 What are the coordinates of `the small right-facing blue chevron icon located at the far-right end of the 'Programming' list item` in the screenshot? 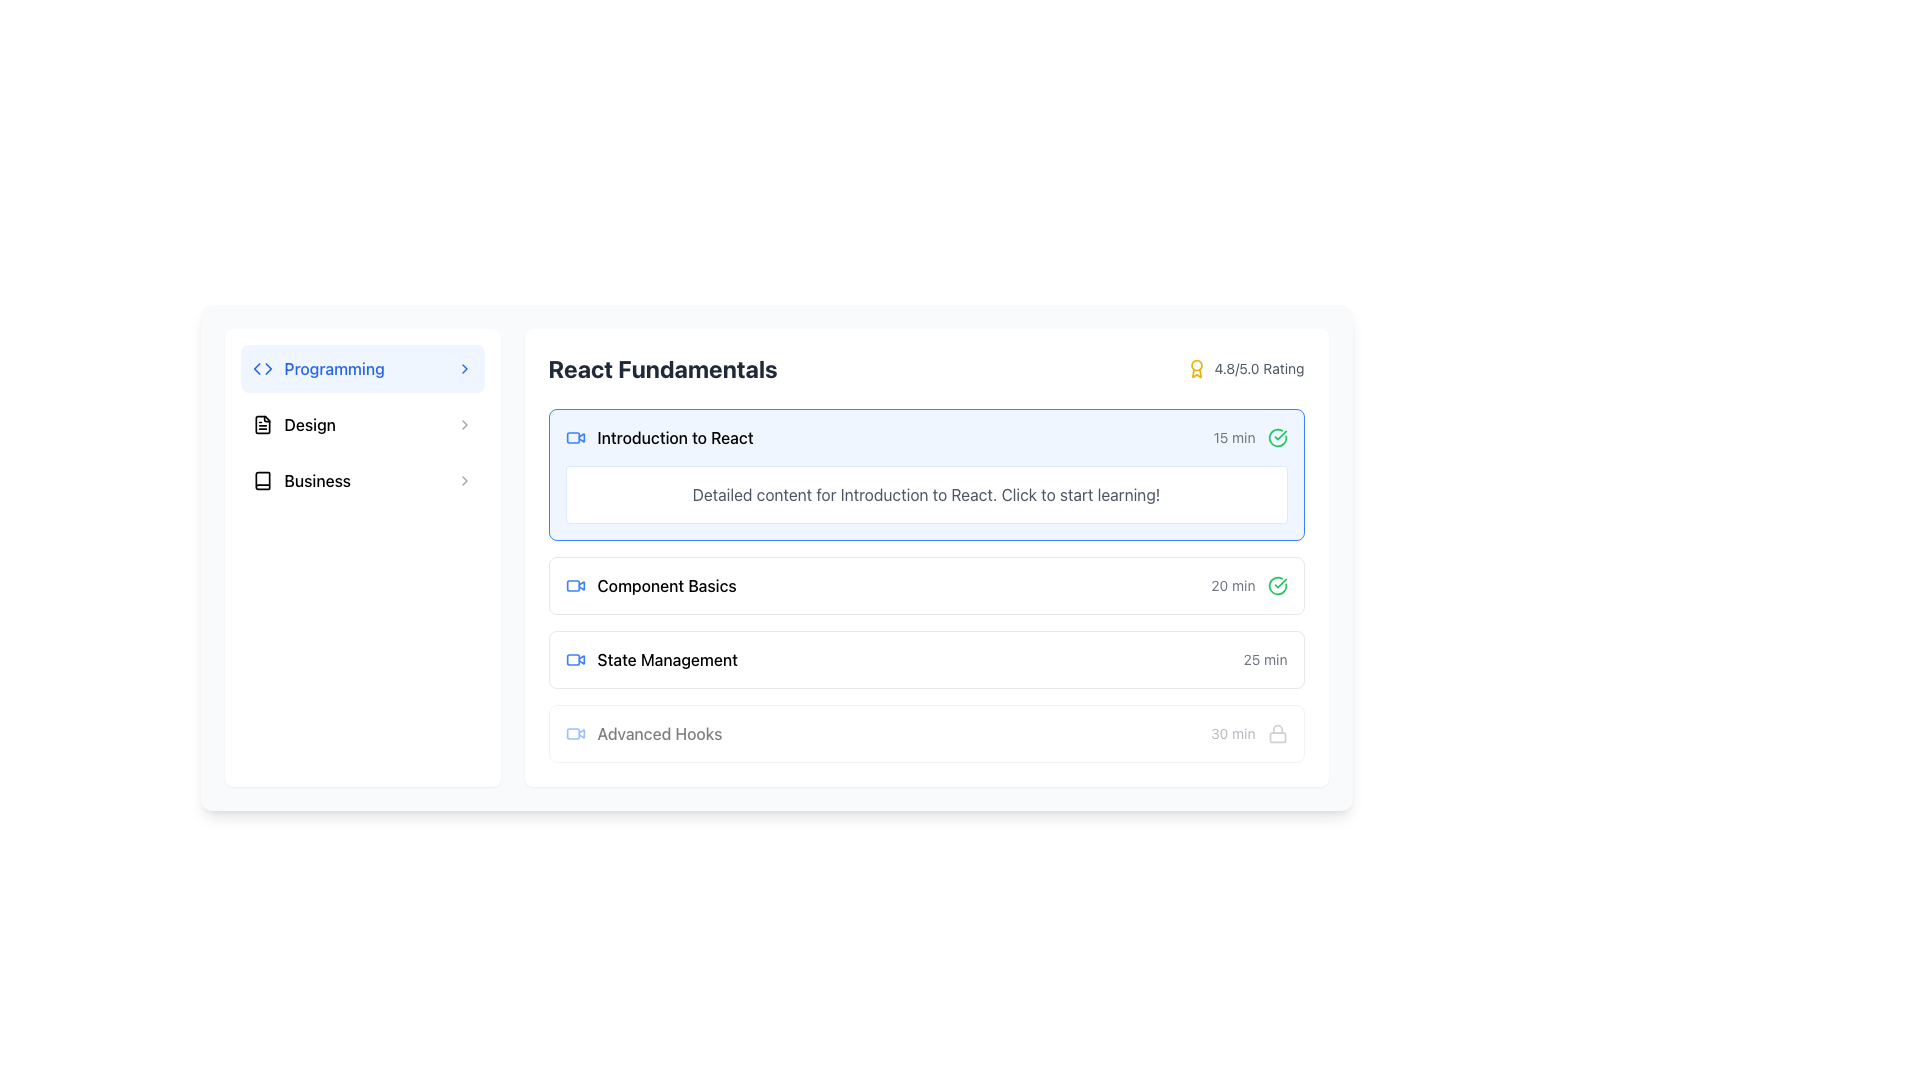 It's located at (463, 369).